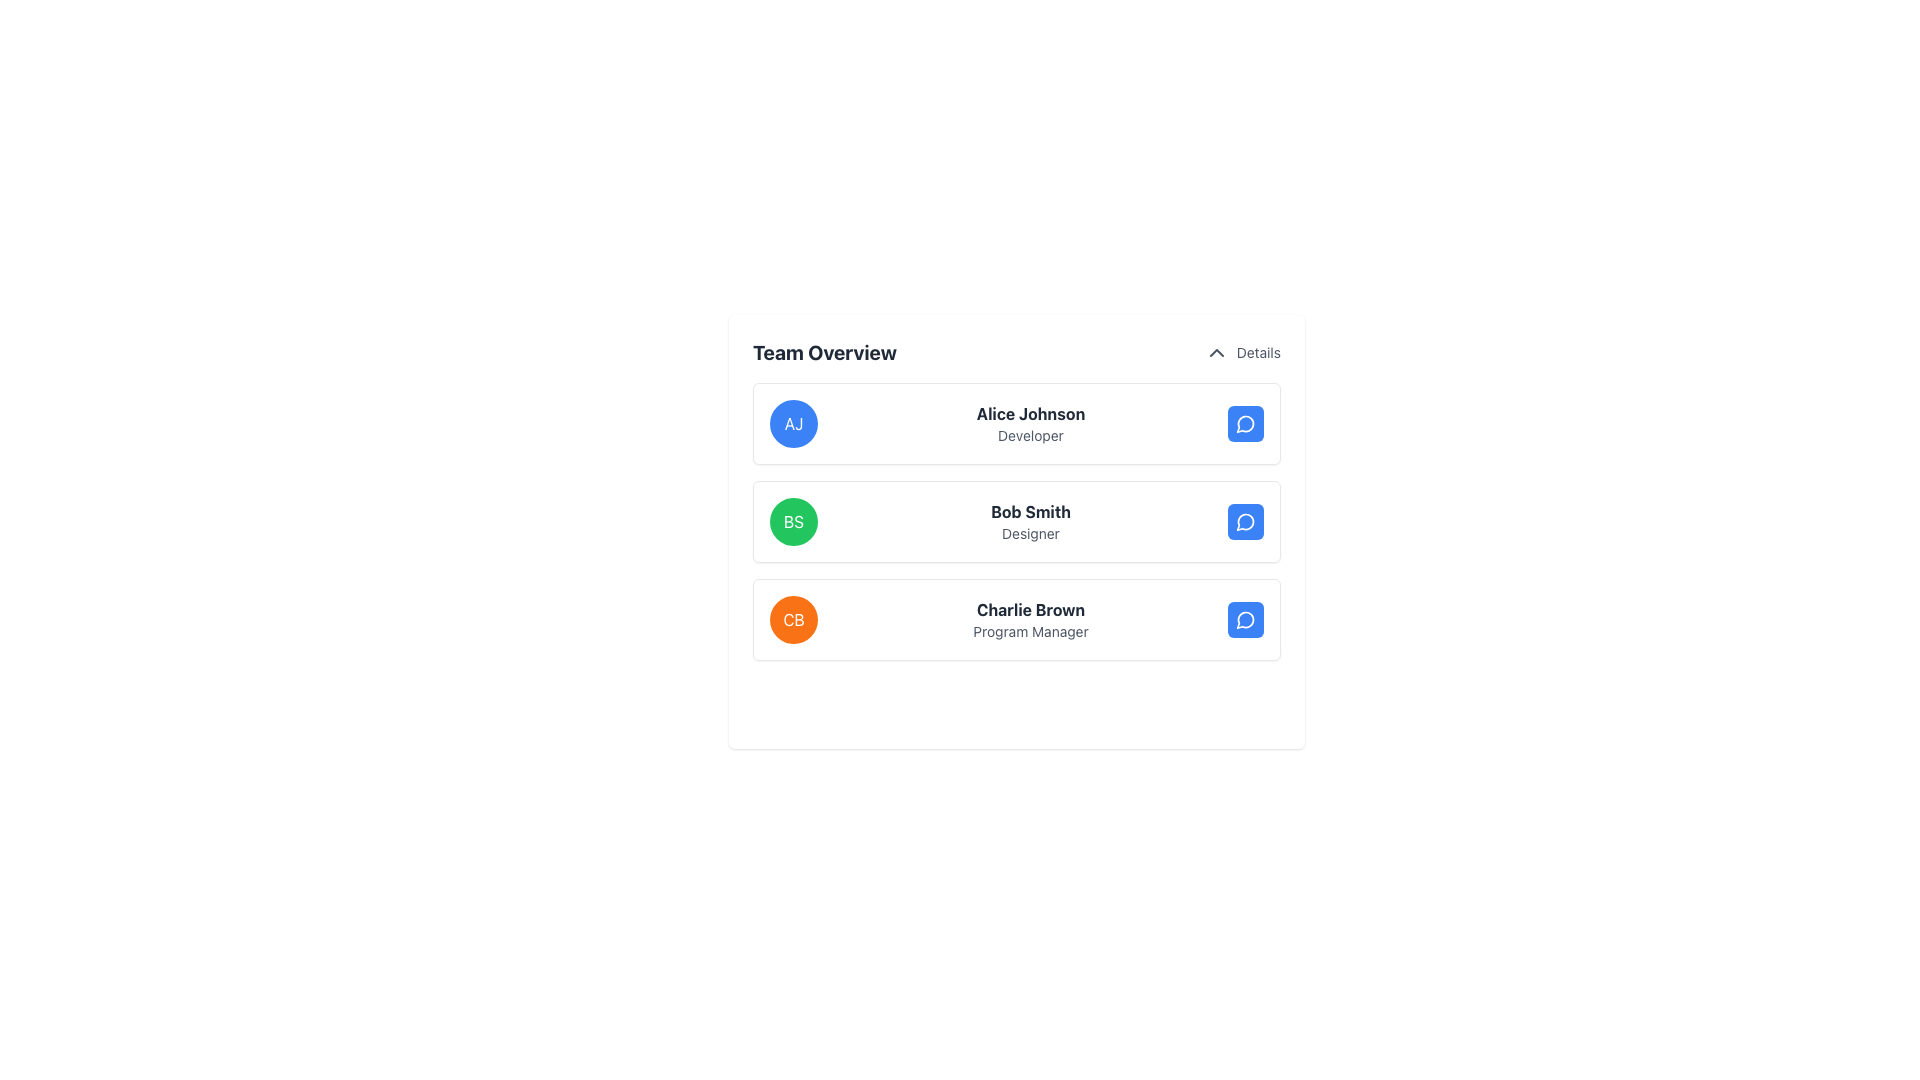 The height and width of the screenshot is (1080, 1920). What do you see at coordinates (1241, 352) in the screenshot?
I see `the 'Details' clickable text label with an upward-pointing chevron icon in the 'Team Overview' section to change its color` at bounding box center [1241, 352].